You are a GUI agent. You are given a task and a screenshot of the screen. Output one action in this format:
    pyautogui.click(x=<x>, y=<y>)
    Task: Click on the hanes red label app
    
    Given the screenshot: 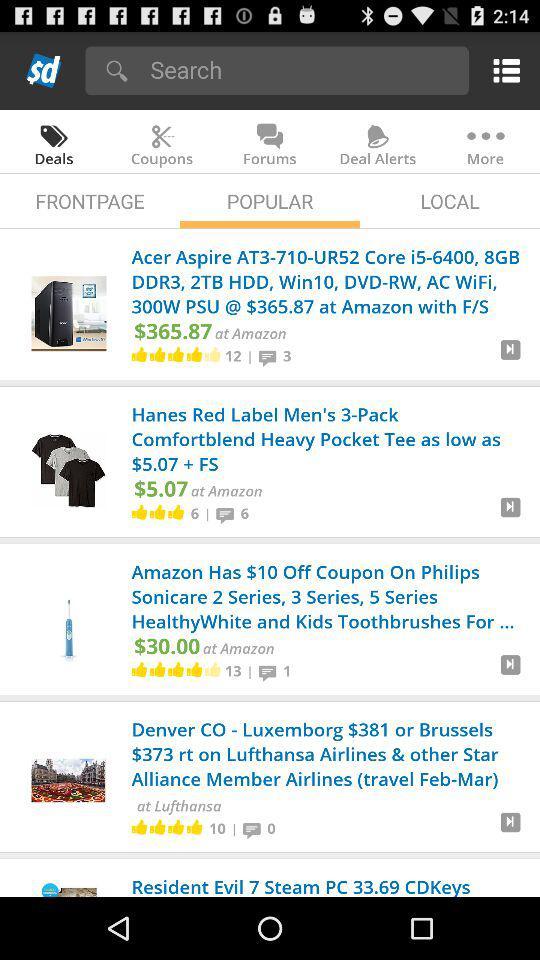 What is the action you would take?
    pyautogui.click(x=329, y=441)
    